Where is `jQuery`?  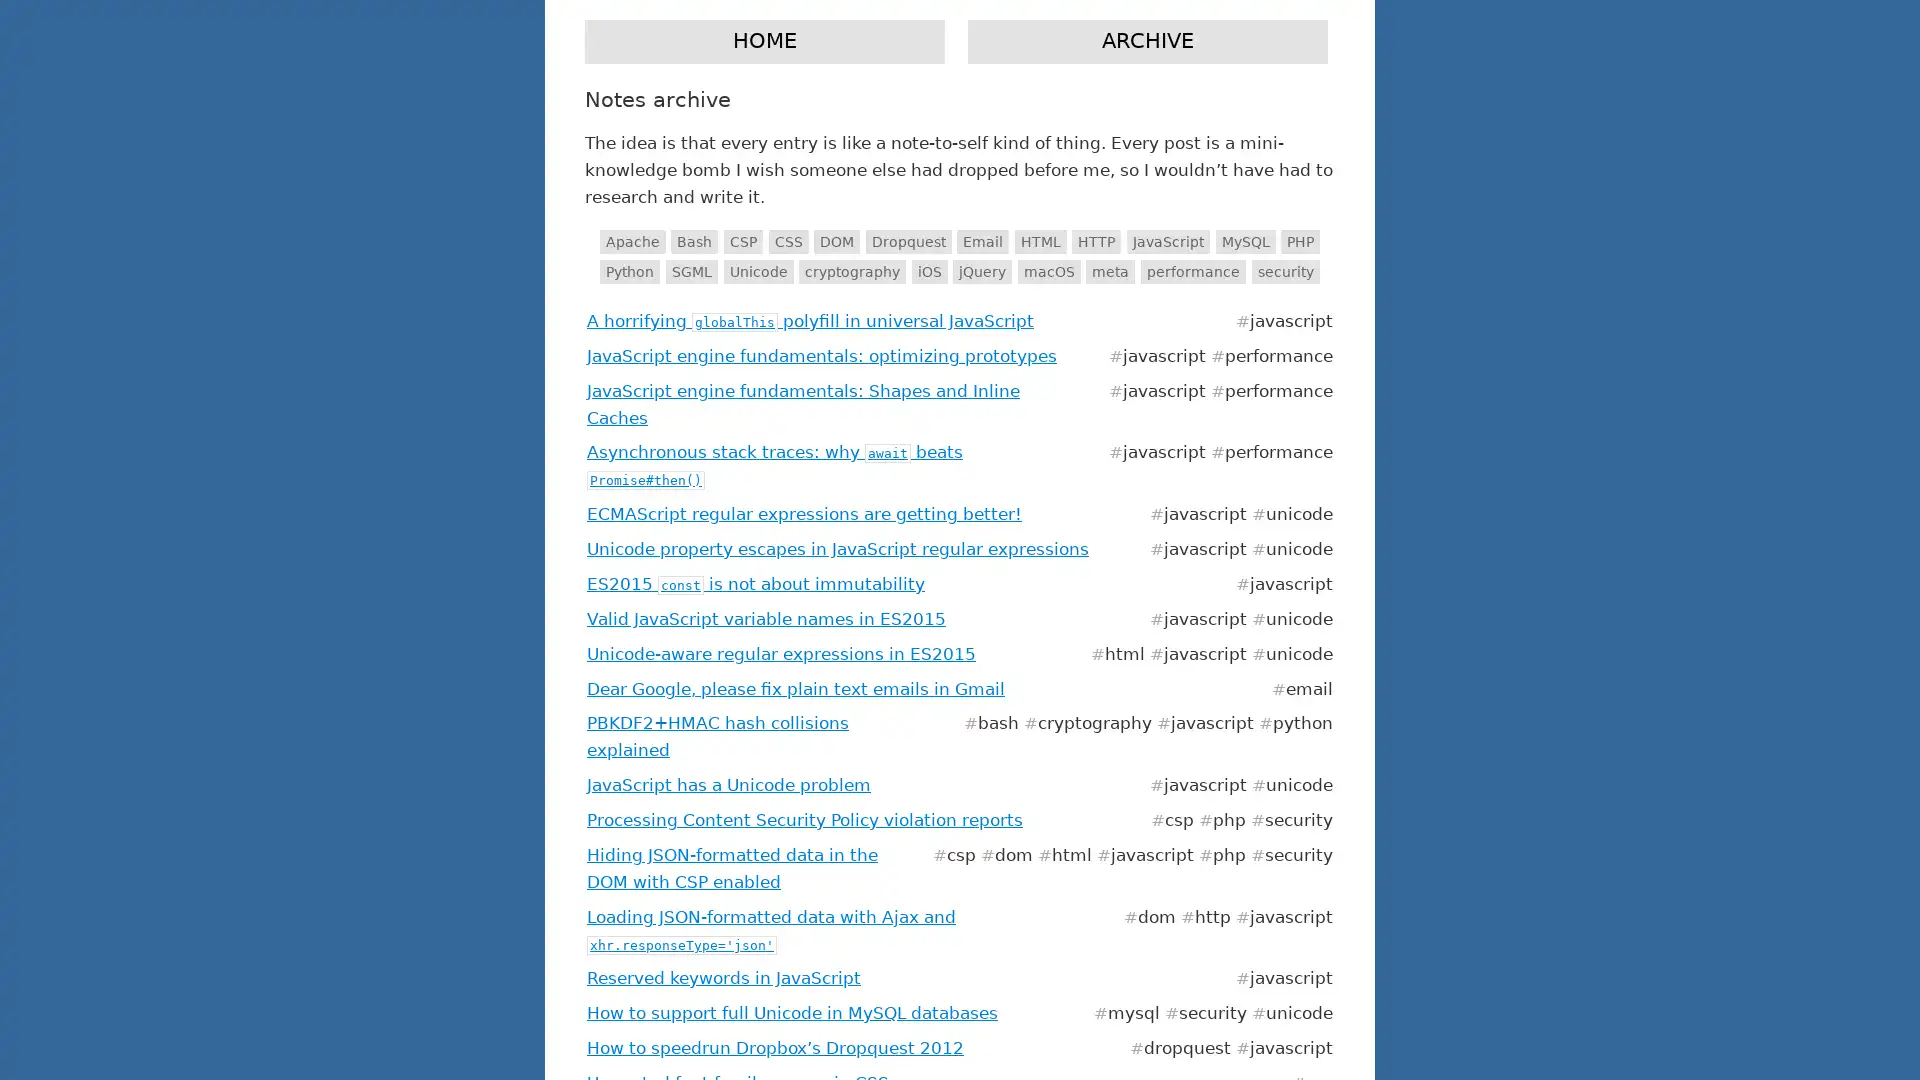 jQuery is located at coordinates (982, 271).